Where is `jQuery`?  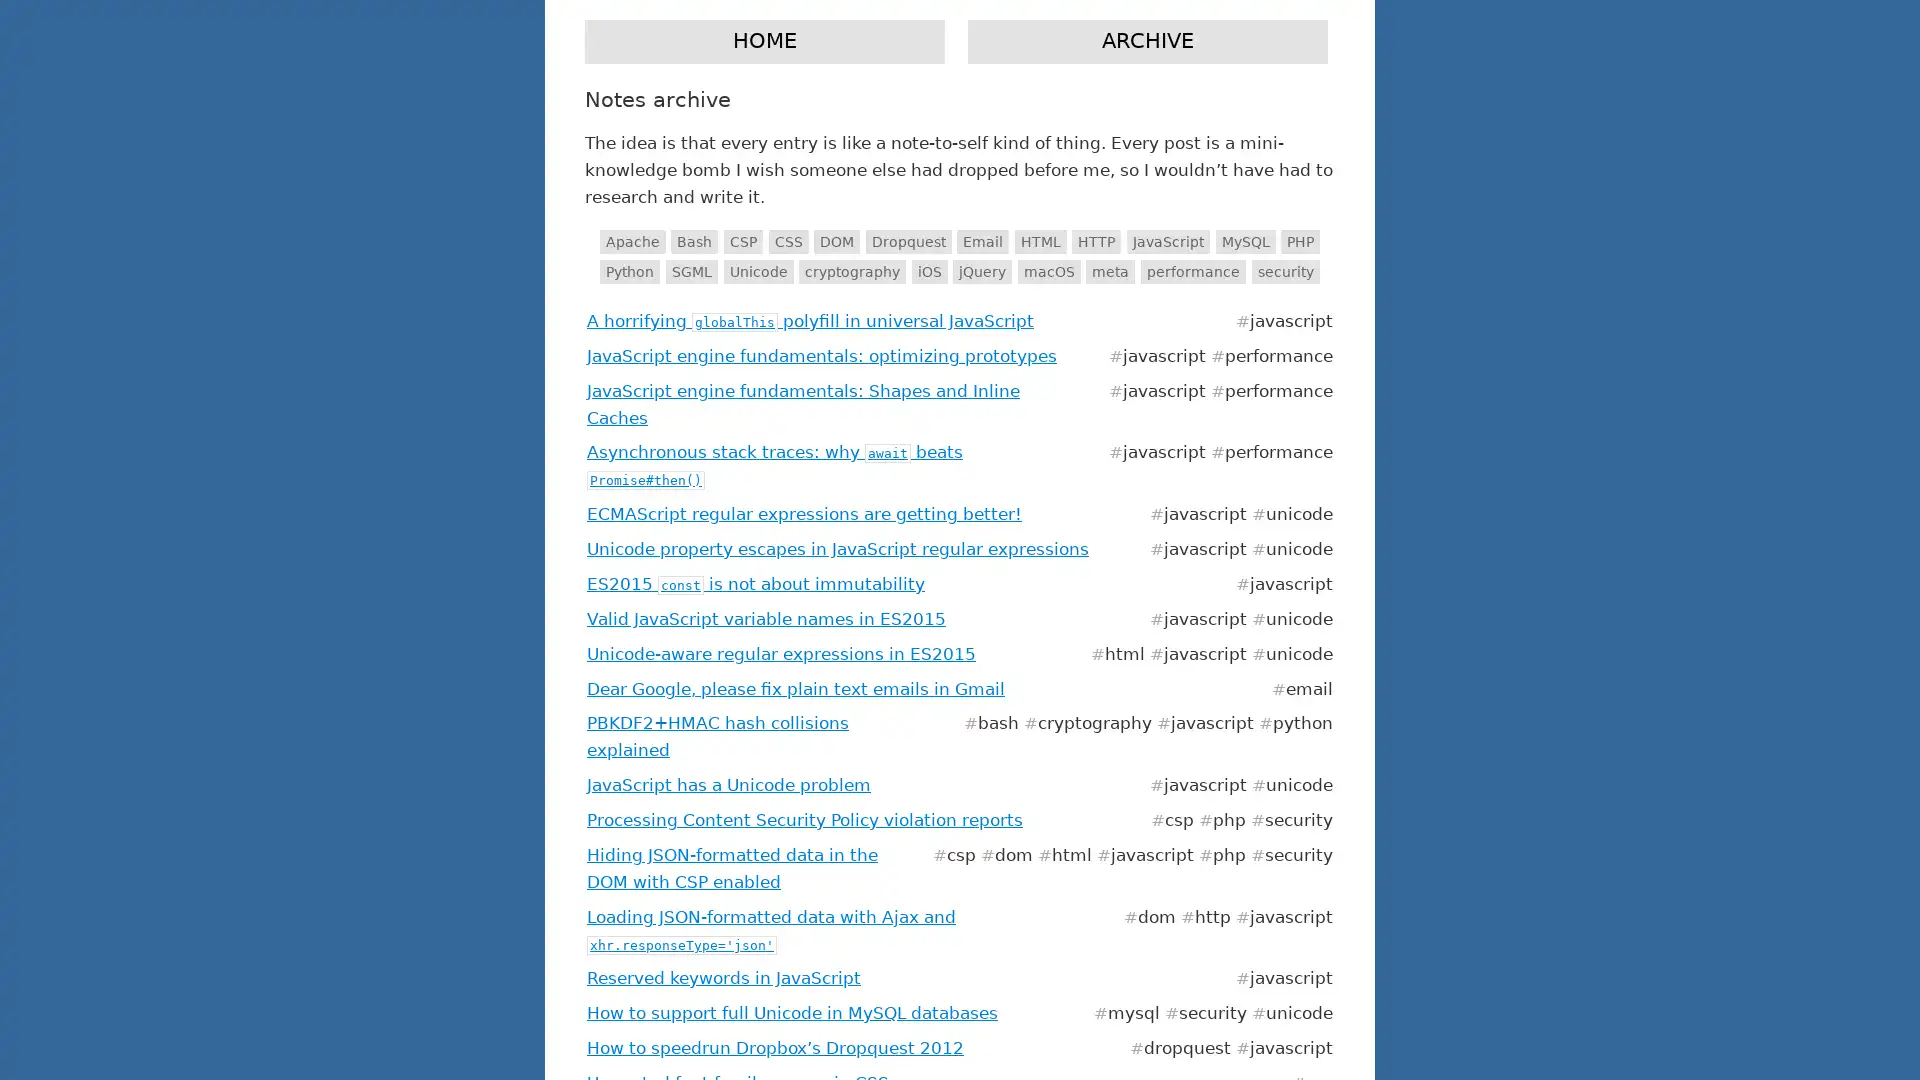 jQuery is located at coordinates (982, 271).